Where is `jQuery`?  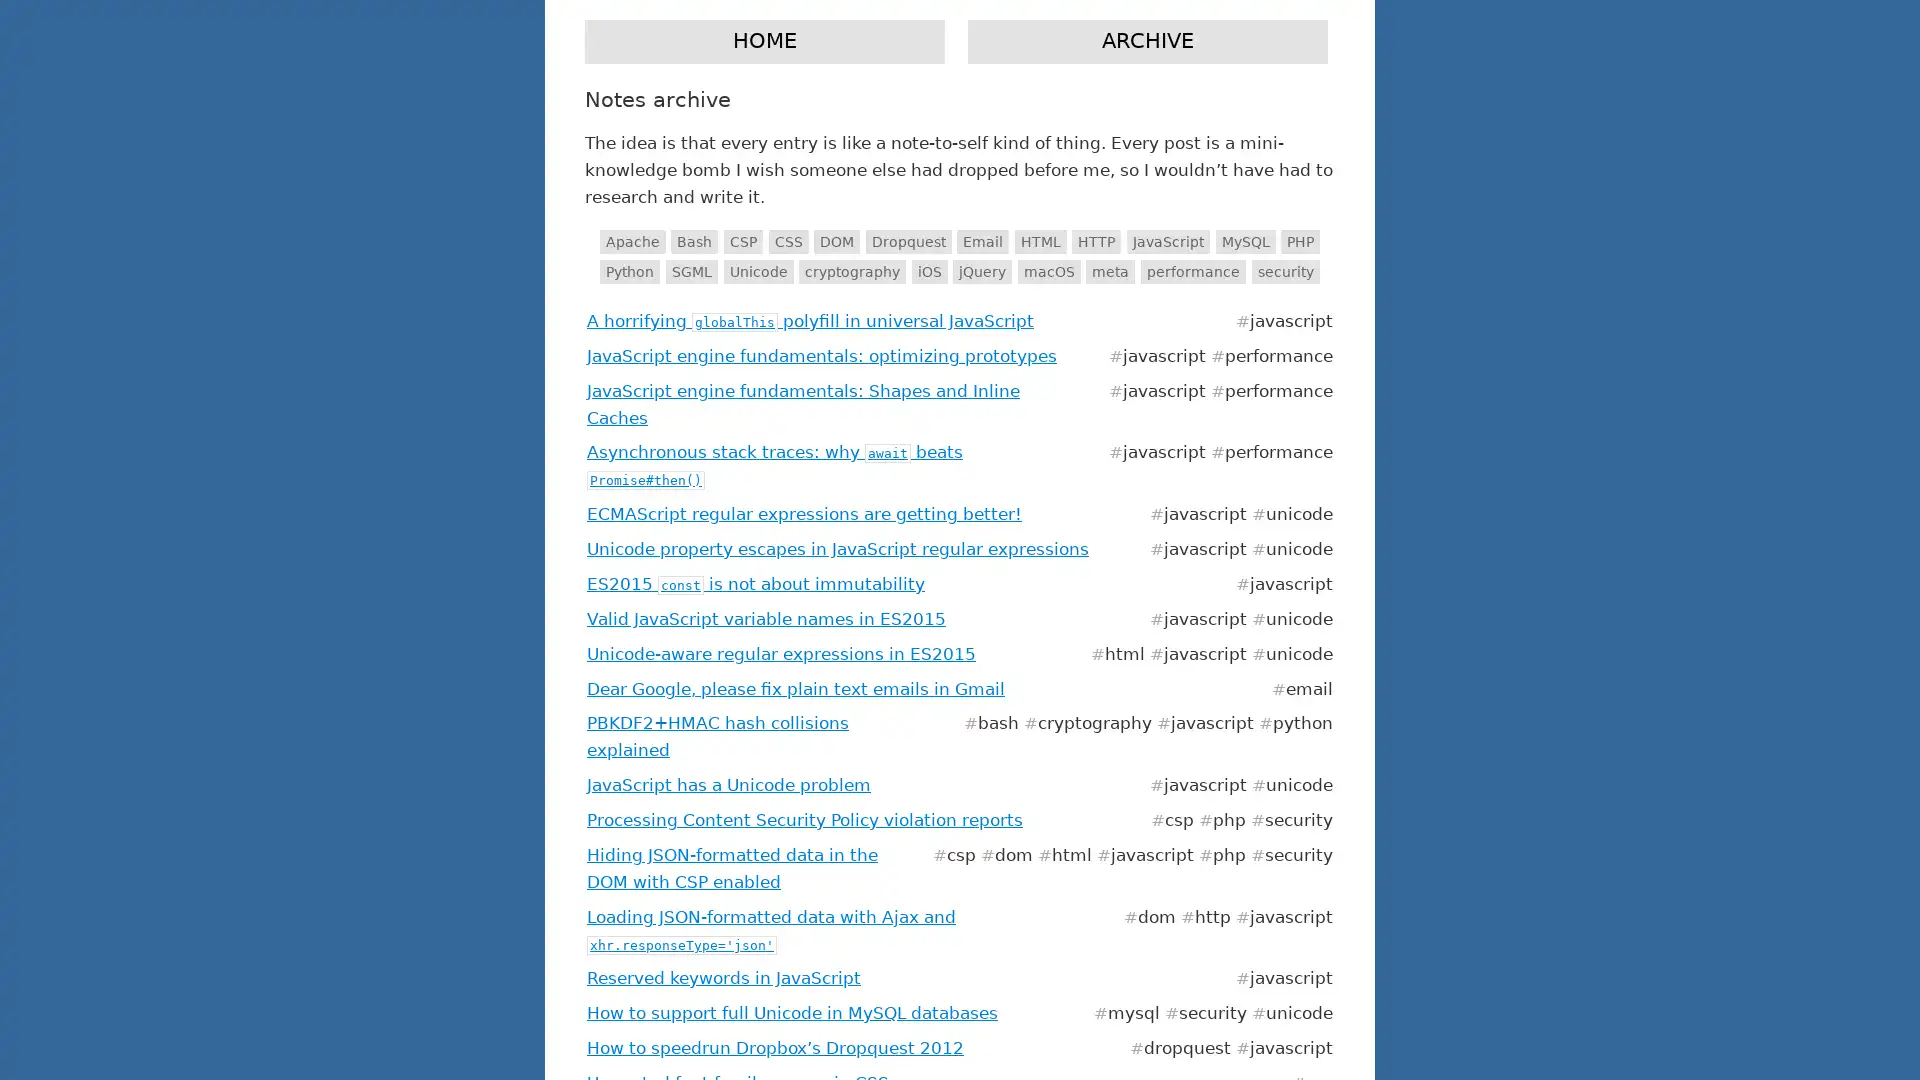 jQuery is located at coordinates (982, 271).